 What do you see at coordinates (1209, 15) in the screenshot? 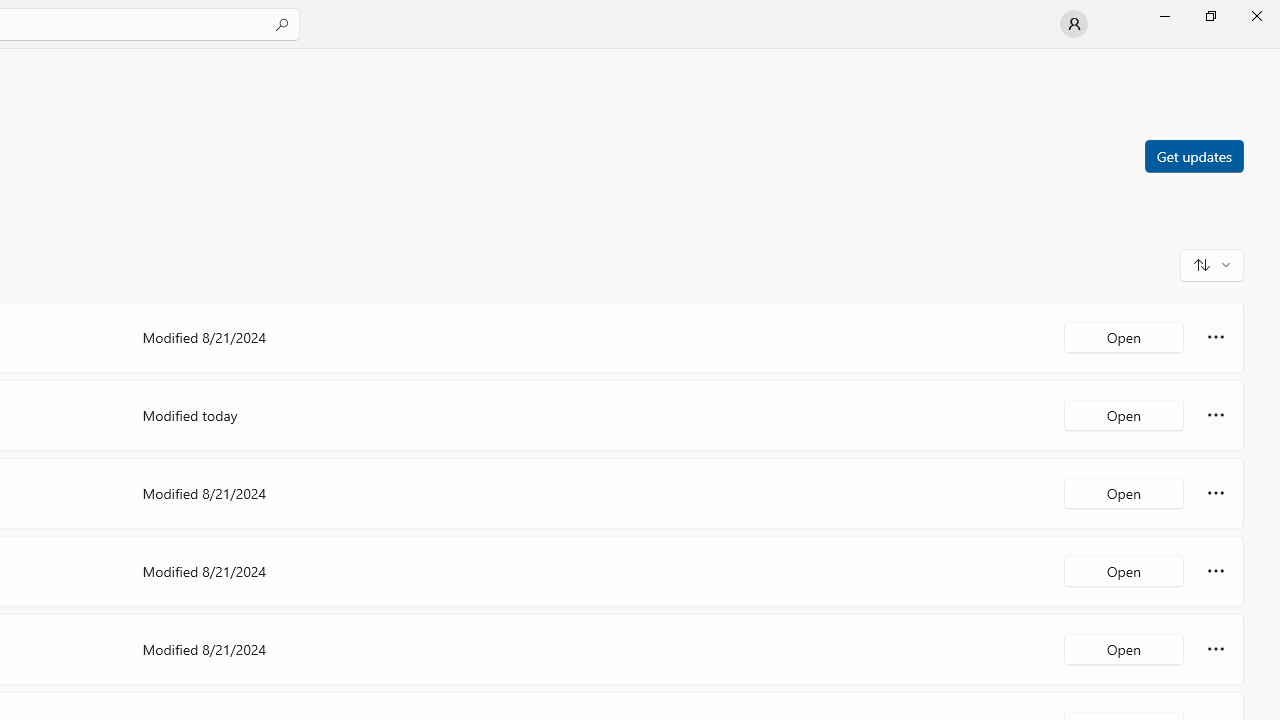
I see `'Restore Microsoft Store'` at bounding box center [1209, 15].